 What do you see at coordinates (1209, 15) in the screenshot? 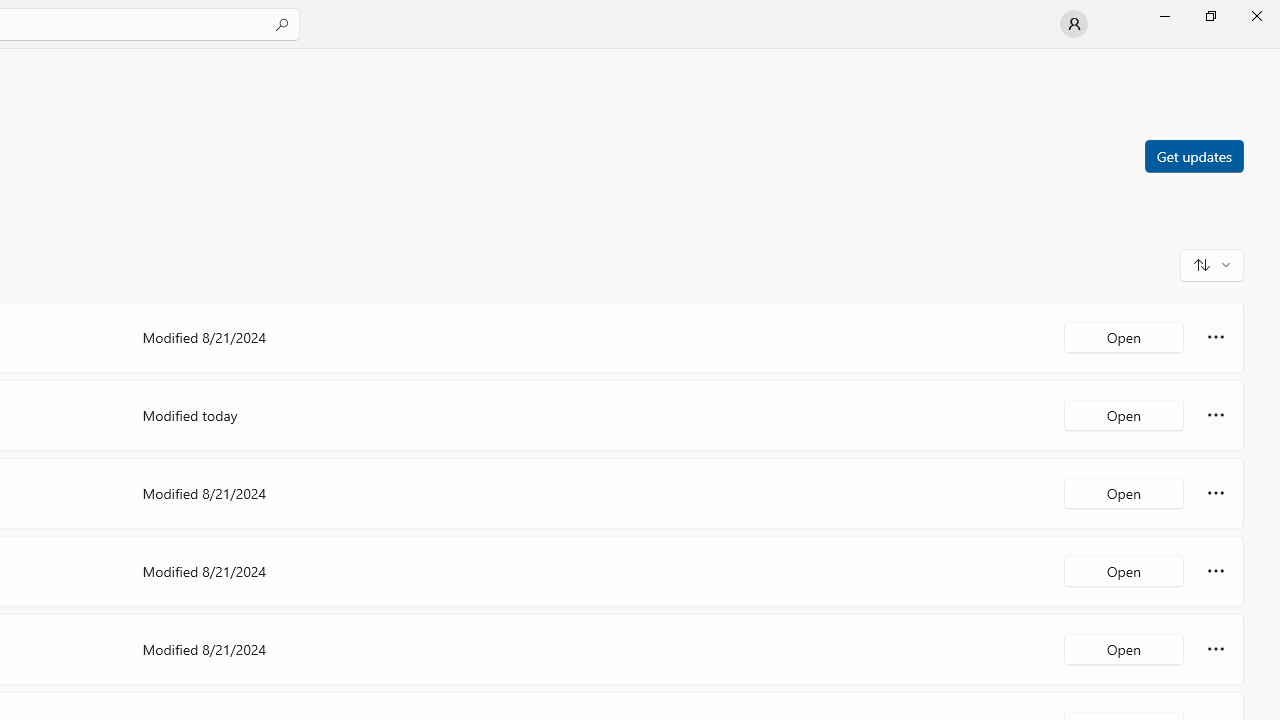
I see `'Restore Microsoft Store'` at bounding box center [1209, 15].